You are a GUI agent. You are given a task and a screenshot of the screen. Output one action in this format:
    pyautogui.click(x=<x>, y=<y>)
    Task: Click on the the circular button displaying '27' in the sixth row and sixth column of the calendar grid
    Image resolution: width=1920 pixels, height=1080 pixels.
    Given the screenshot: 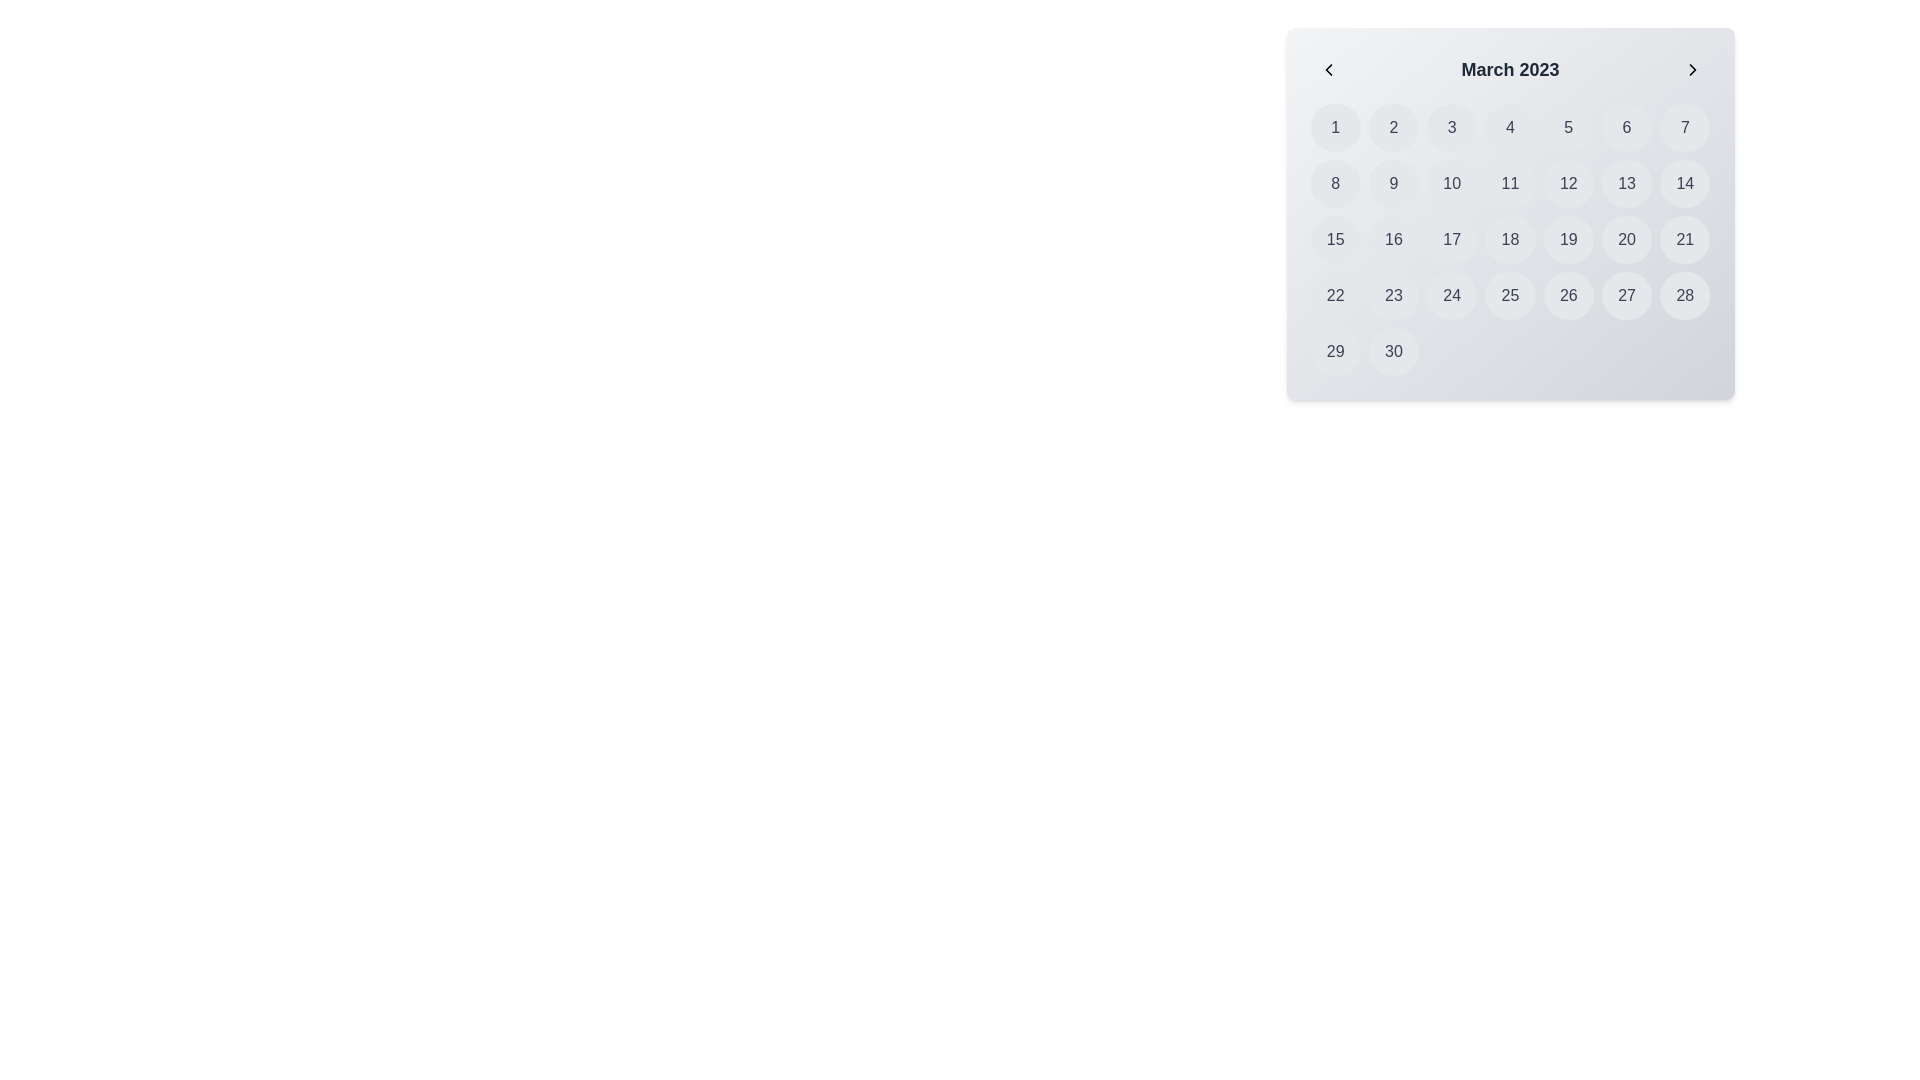 What is the action you would take?
    pyautogui.click(x=1627, y=296)
    